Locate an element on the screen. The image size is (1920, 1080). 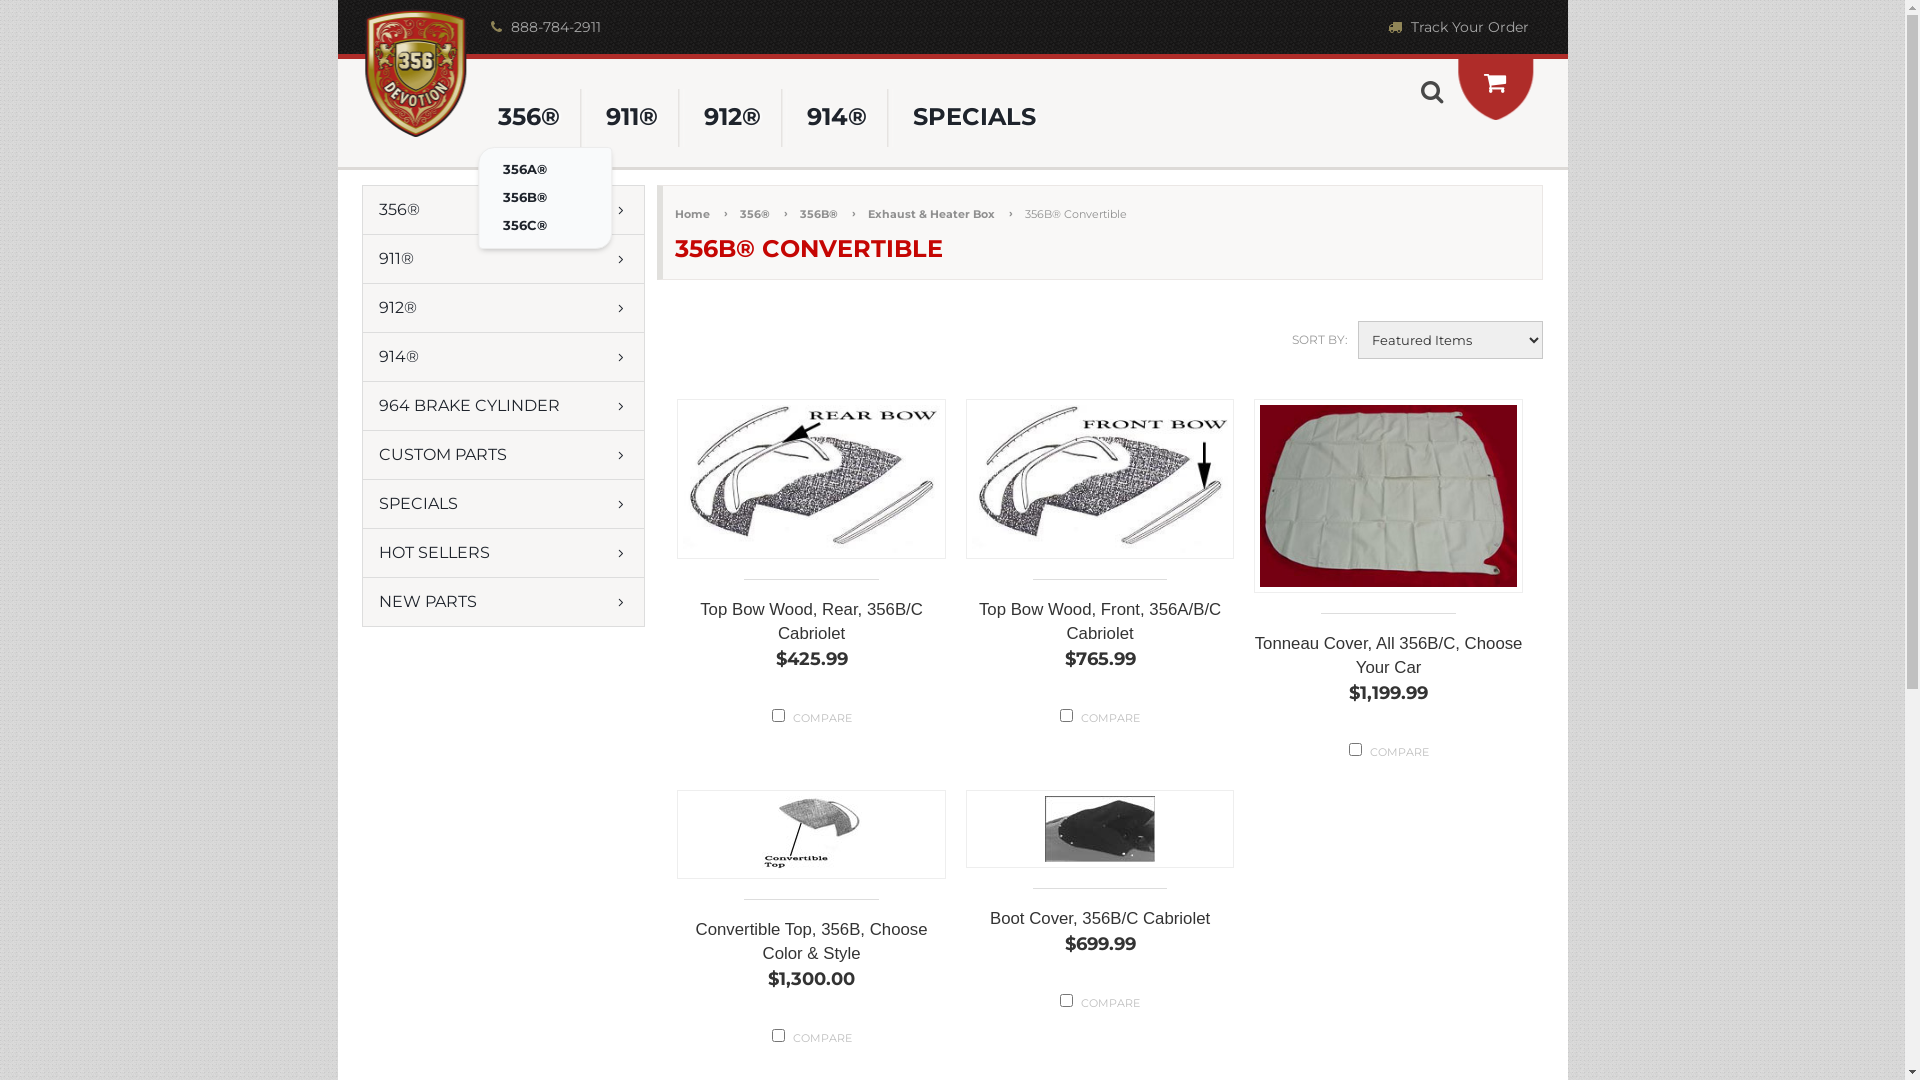
'Boot Cover, 356B/C Cabriolet' is located at coordinates (1099, 909).